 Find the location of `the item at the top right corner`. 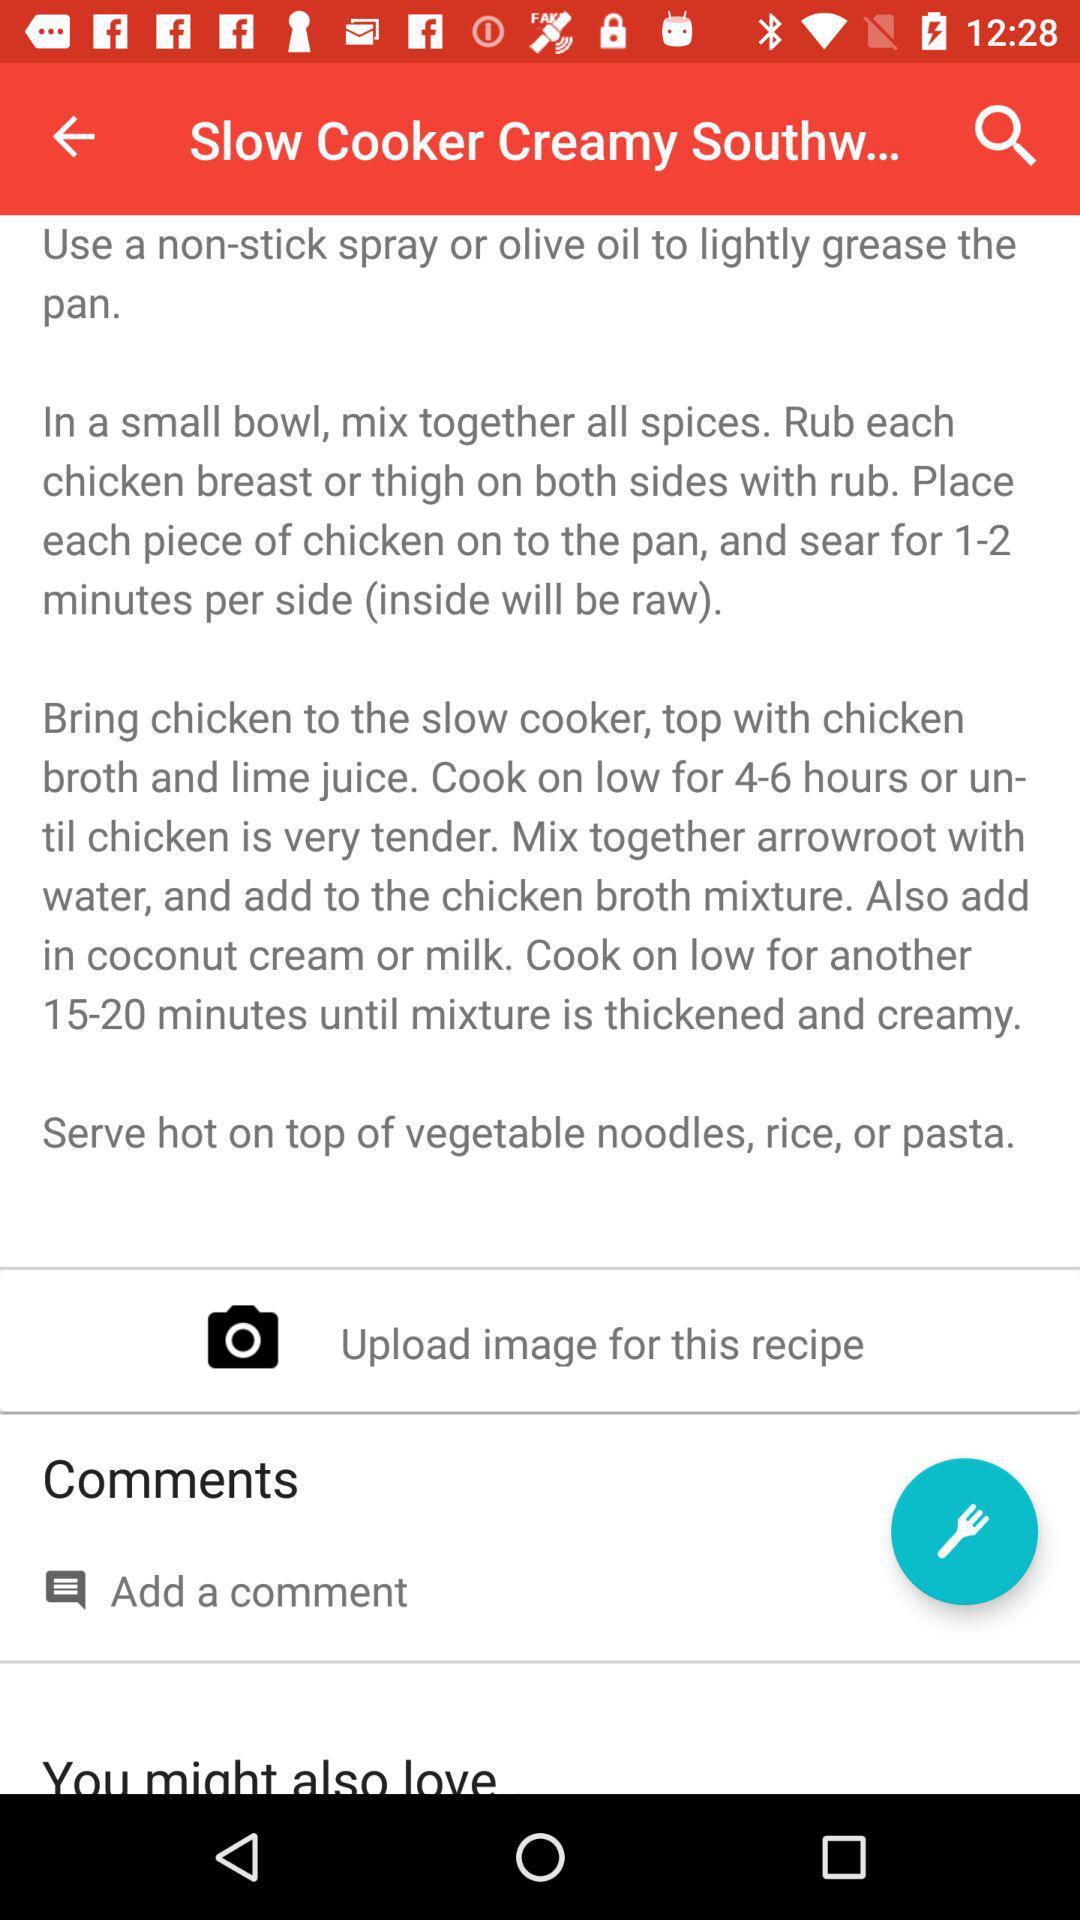

the item at the top right corner is located at coordinates (1006, 135).